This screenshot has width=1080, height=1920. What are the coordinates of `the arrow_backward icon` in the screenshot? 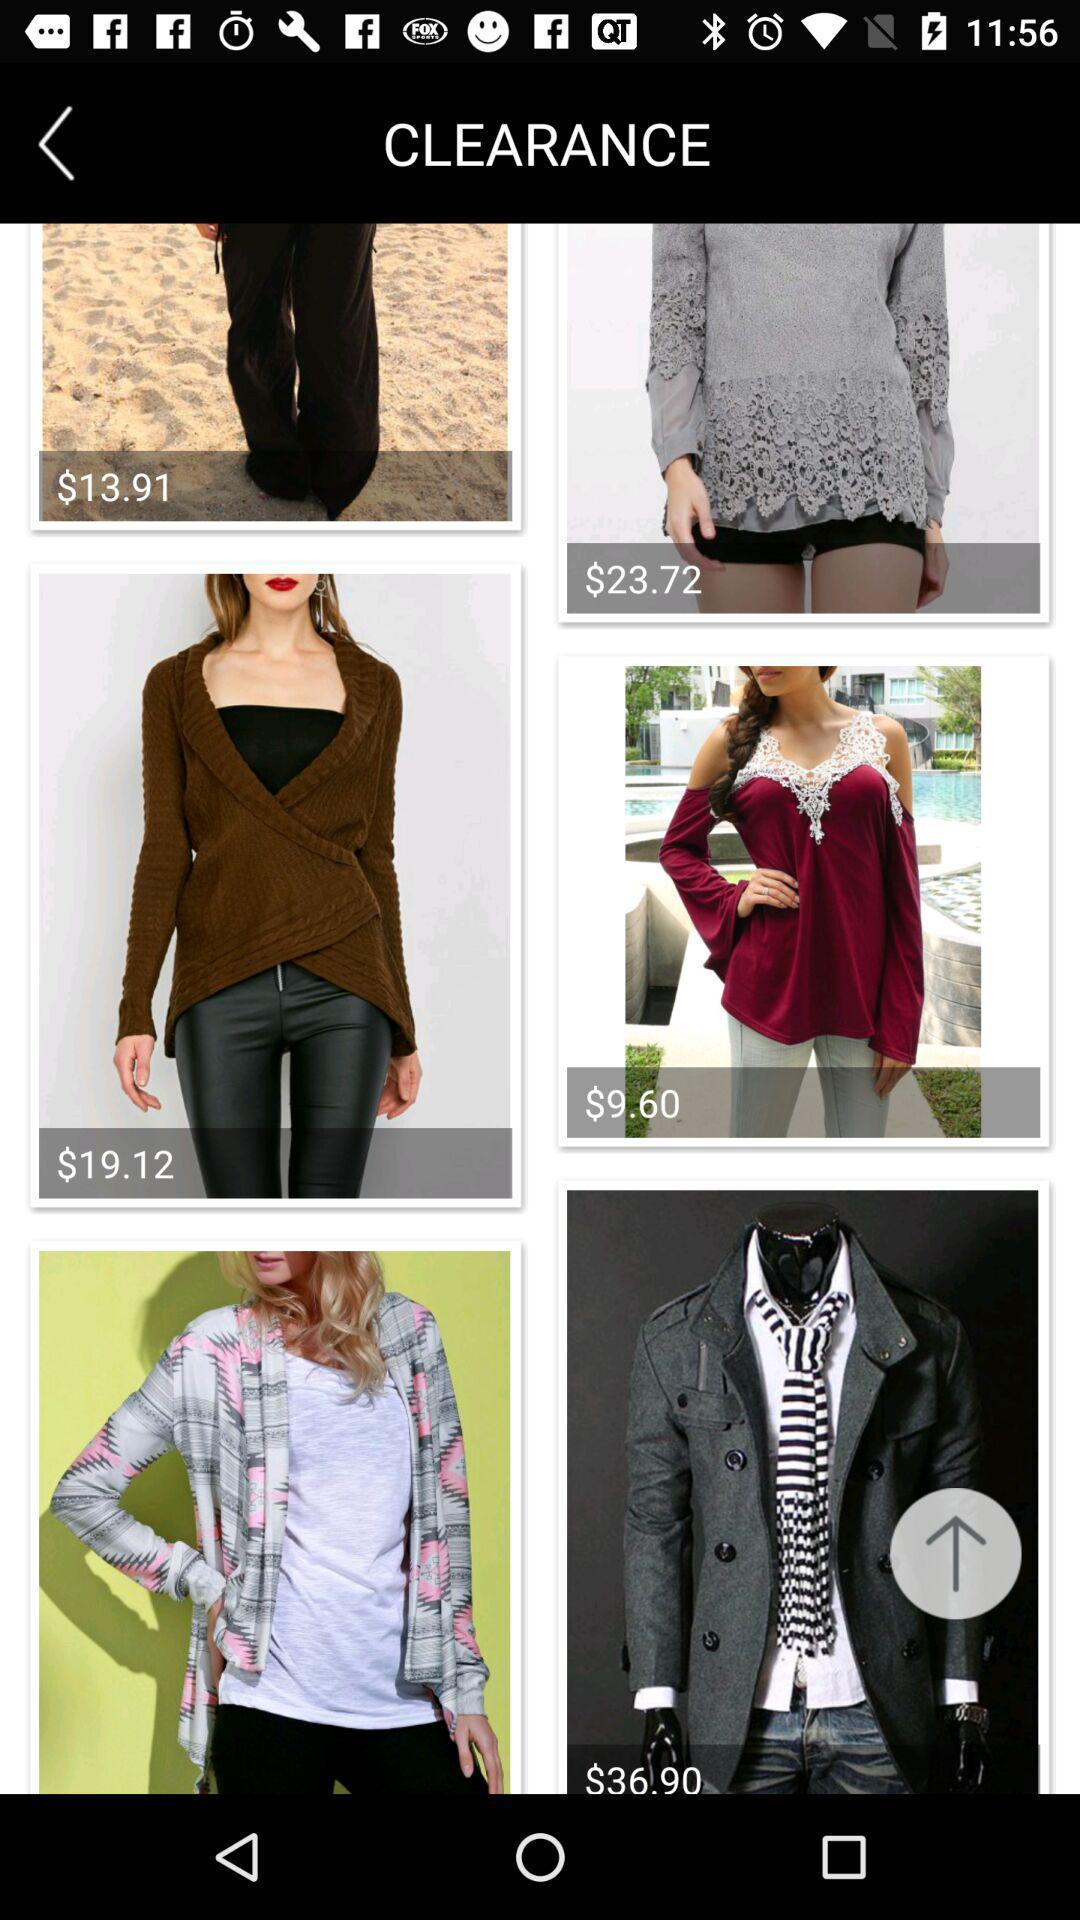 It's located at (55, 142).